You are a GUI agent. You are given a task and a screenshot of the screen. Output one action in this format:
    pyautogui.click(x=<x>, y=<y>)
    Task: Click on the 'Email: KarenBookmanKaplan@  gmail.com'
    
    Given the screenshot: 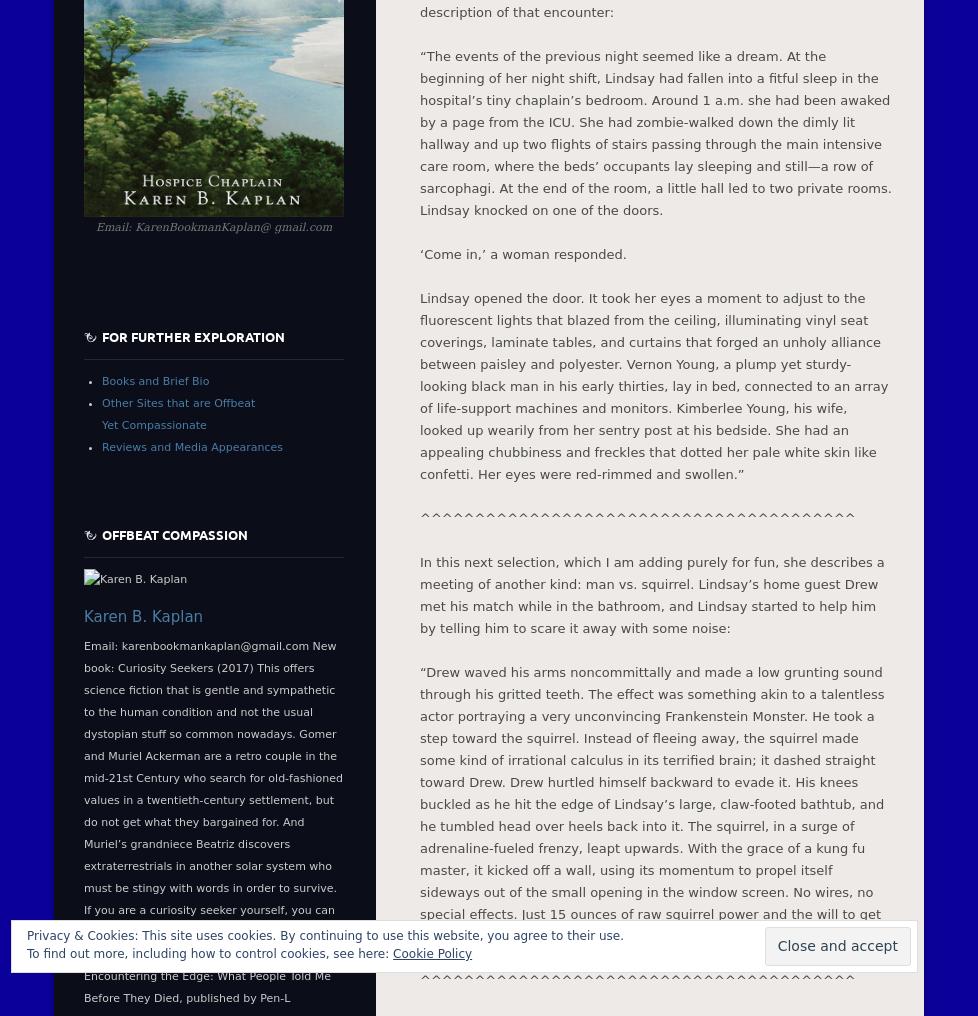 What is the action you would take?
    pyautogui.click(x=213, y=227)
    